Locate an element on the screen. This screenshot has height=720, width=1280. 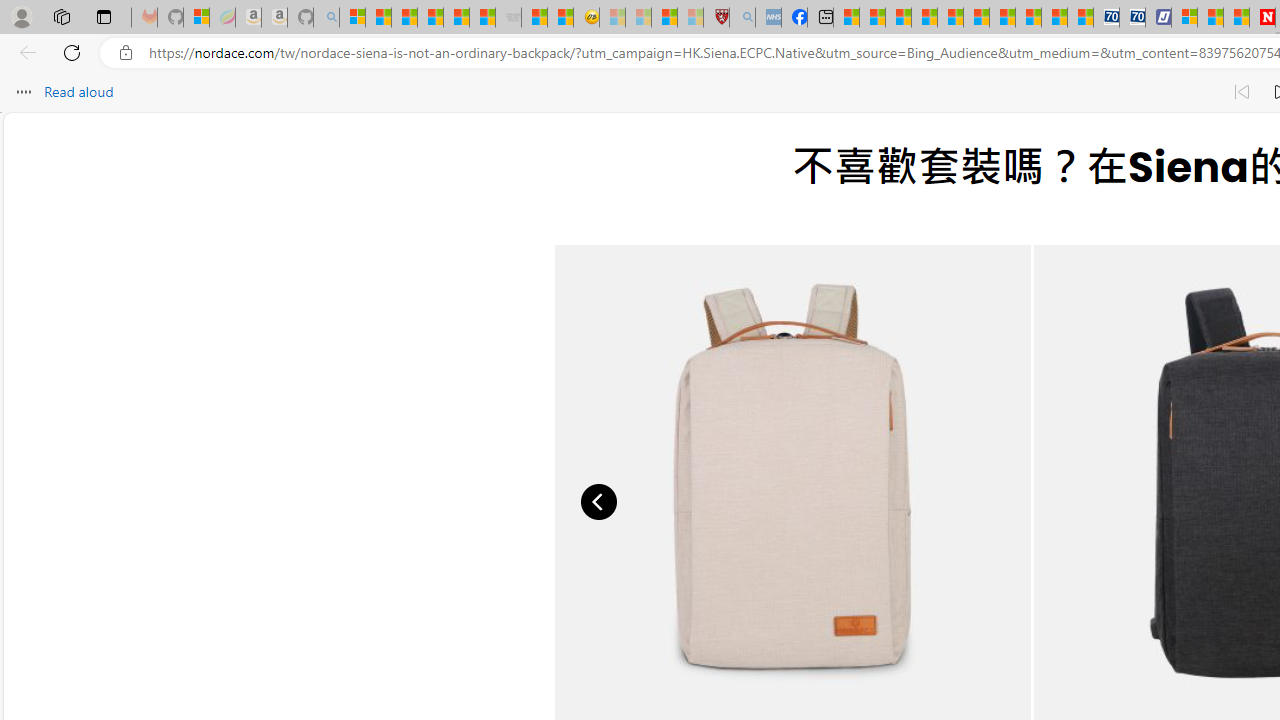
'12 Popular Science Lies that Must be Corrected - Sleeping' is located at coordinates (690, 17).